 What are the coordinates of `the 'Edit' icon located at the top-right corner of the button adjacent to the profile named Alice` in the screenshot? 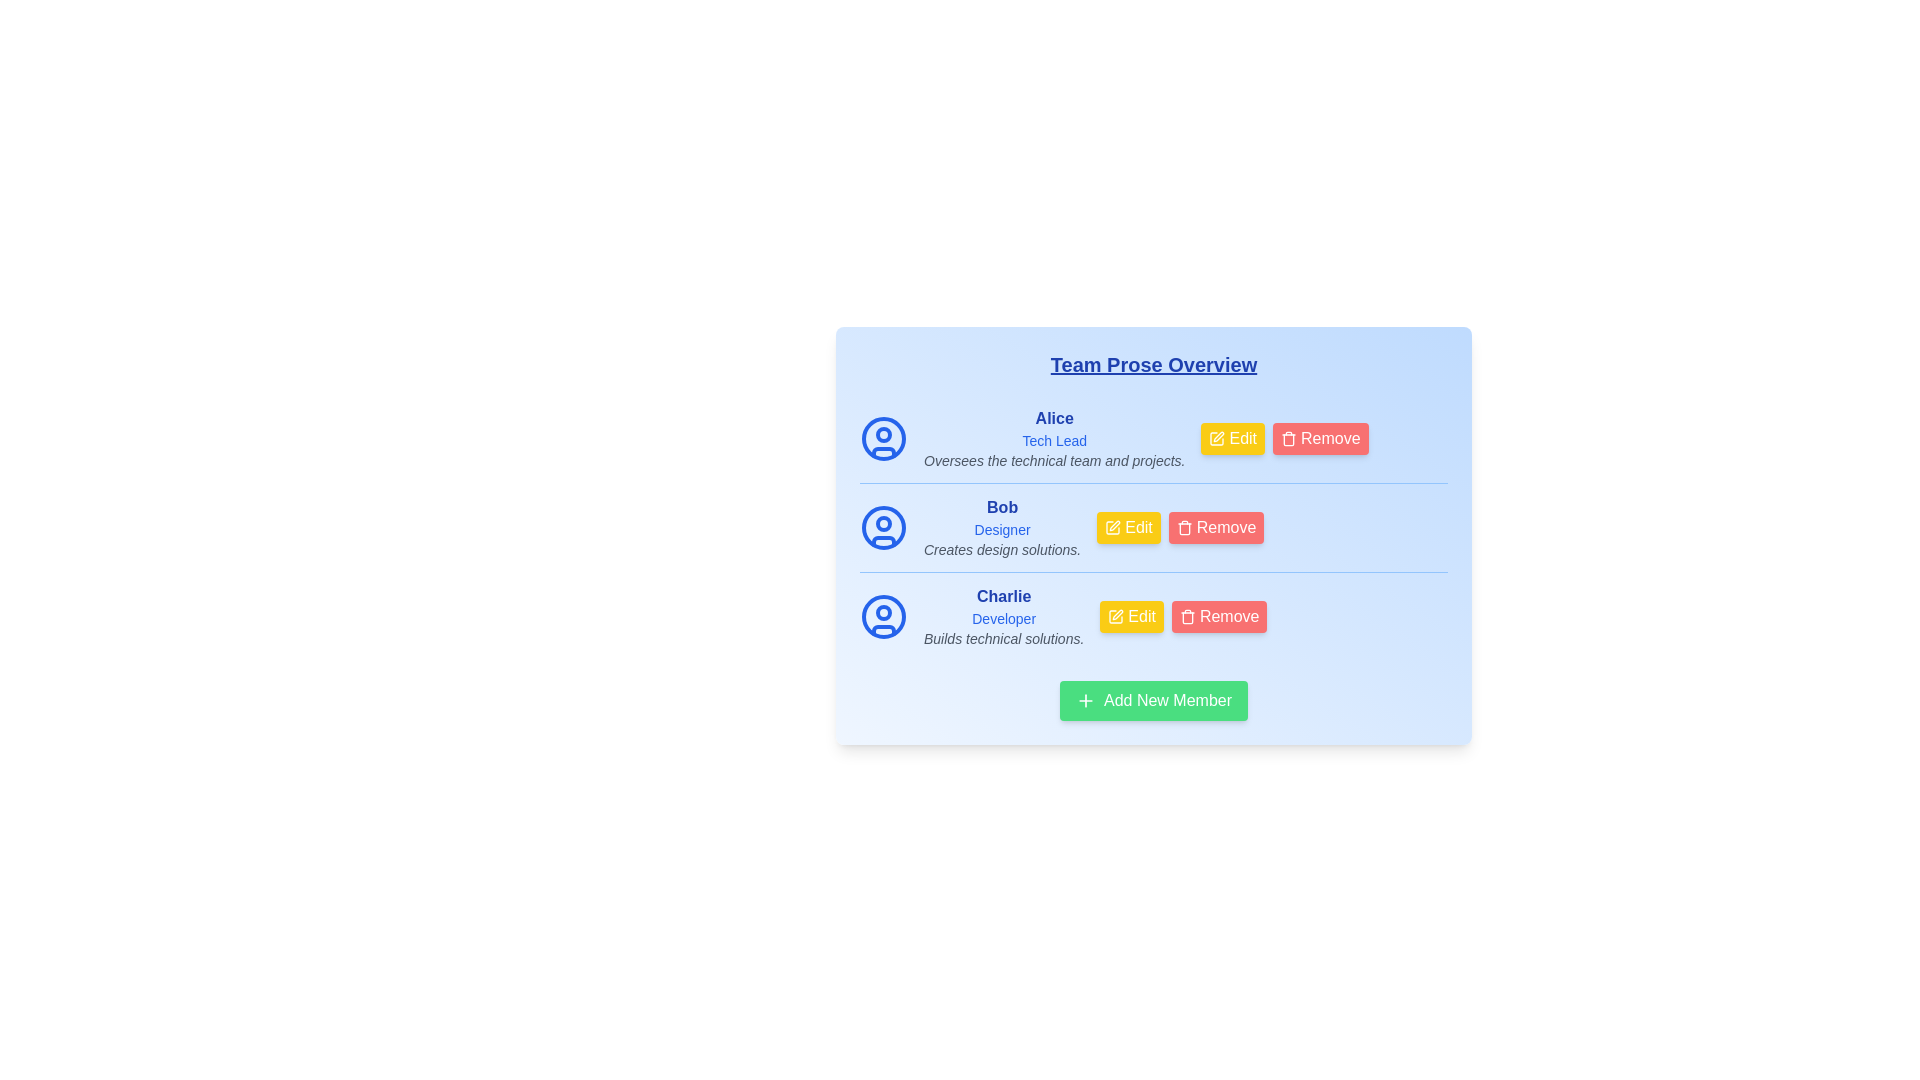 It's located at (1216, 438).